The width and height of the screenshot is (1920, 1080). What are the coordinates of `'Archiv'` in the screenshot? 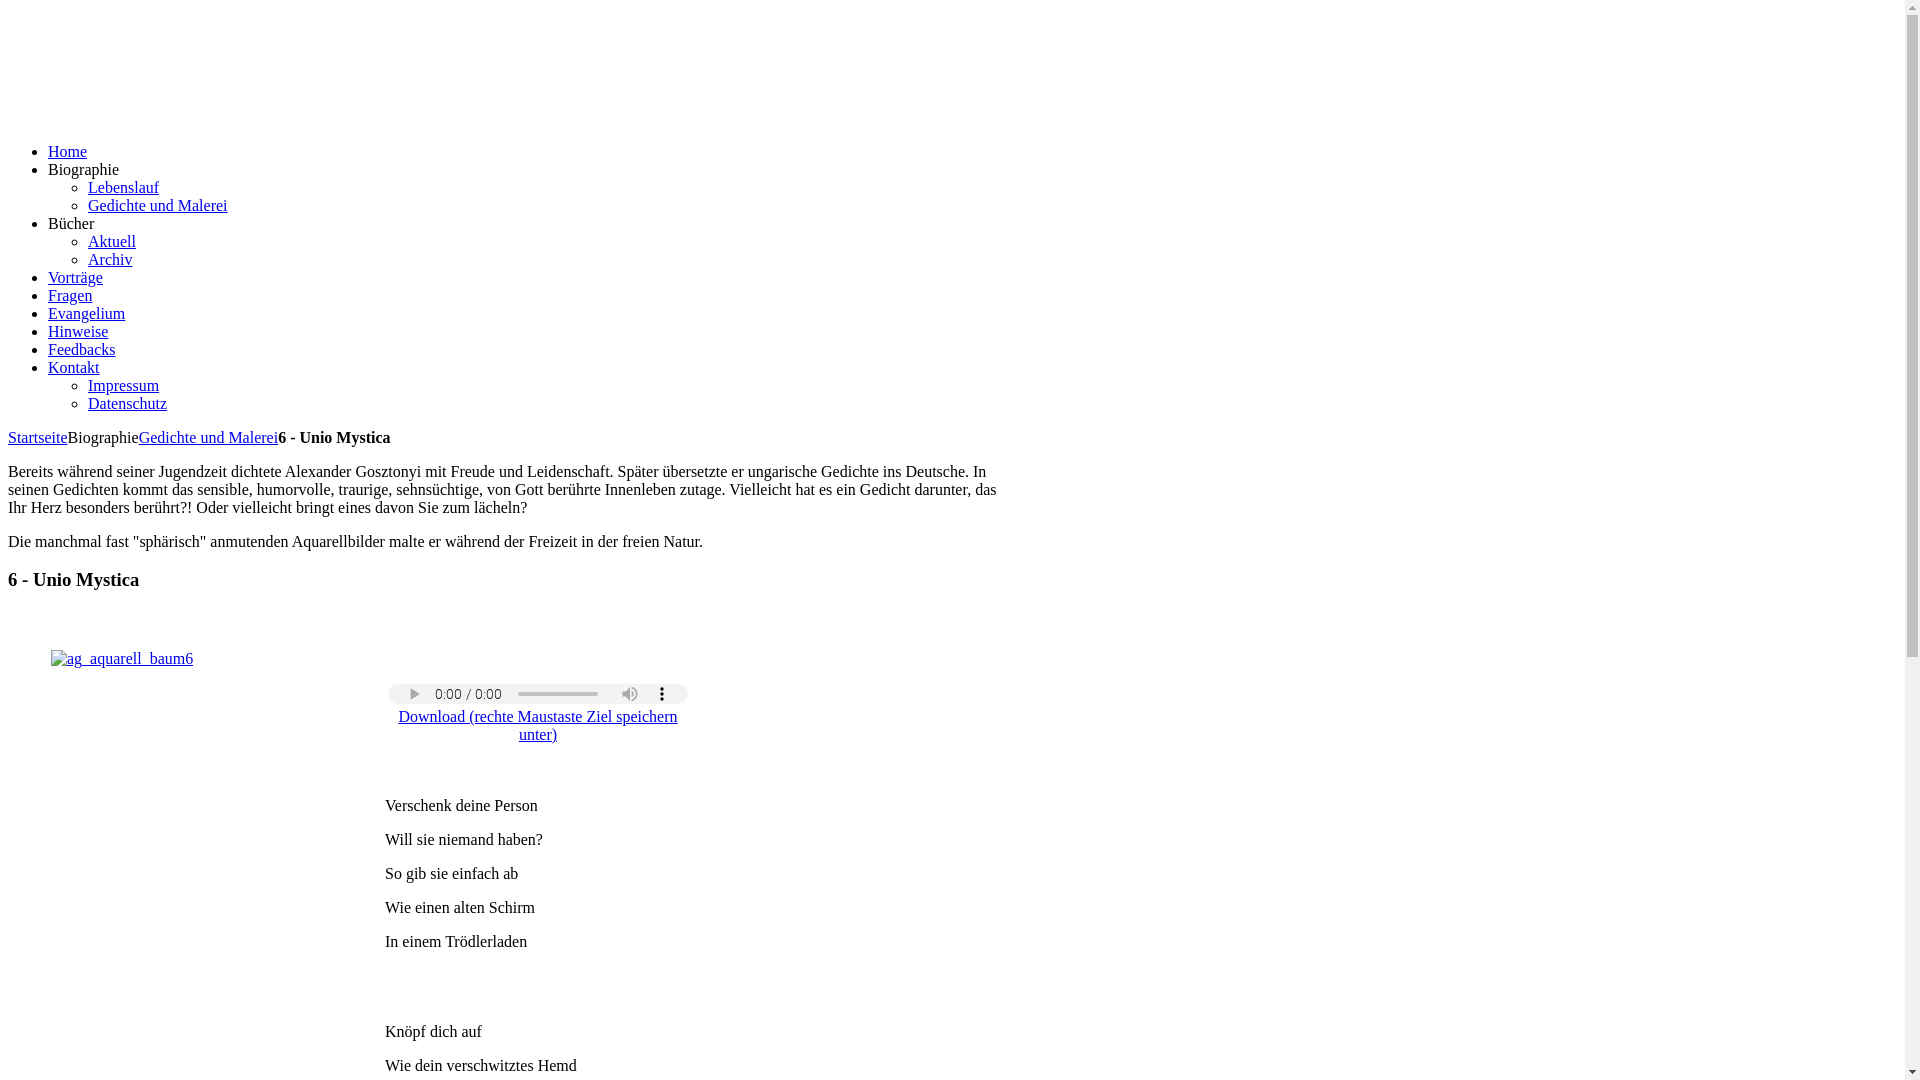 It's located at (109, 258).